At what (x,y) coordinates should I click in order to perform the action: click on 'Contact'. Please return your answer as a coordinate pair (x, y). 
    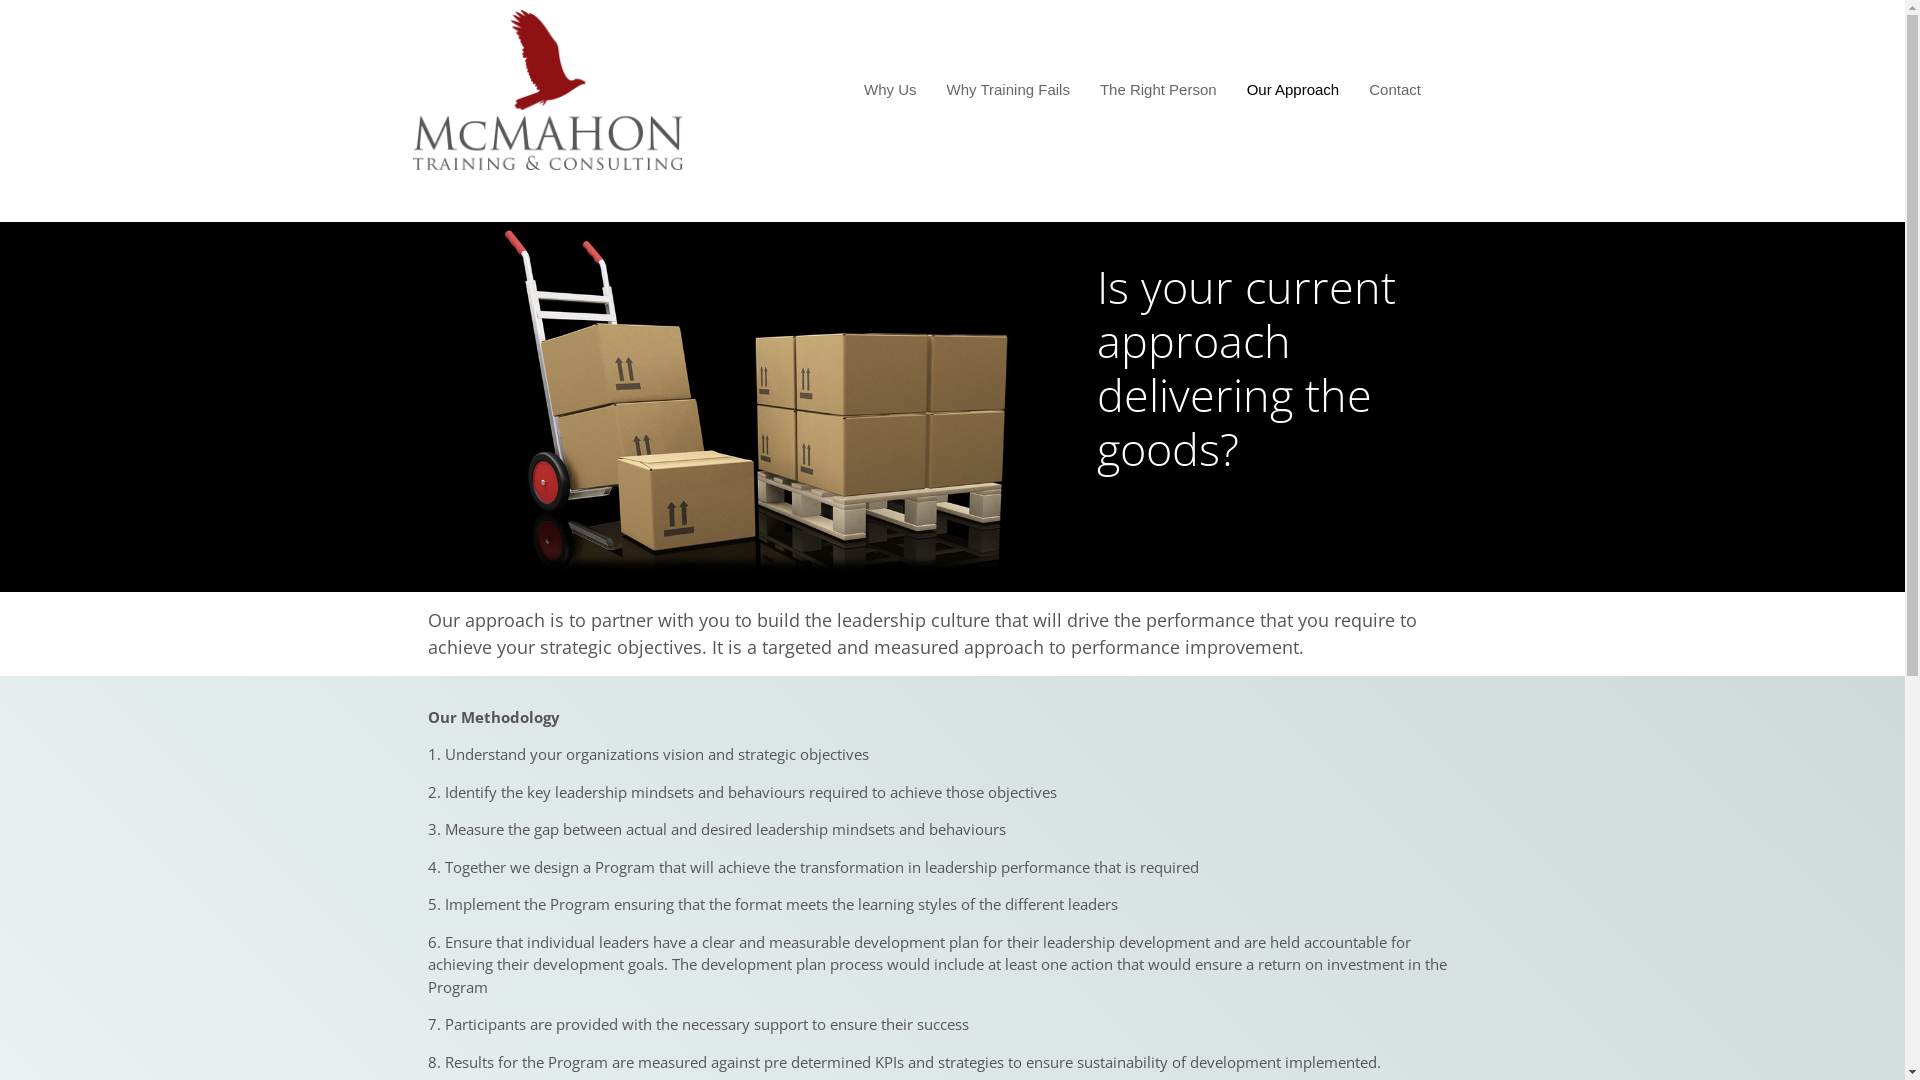
    Looking at the image, I should click on (1353, 88).